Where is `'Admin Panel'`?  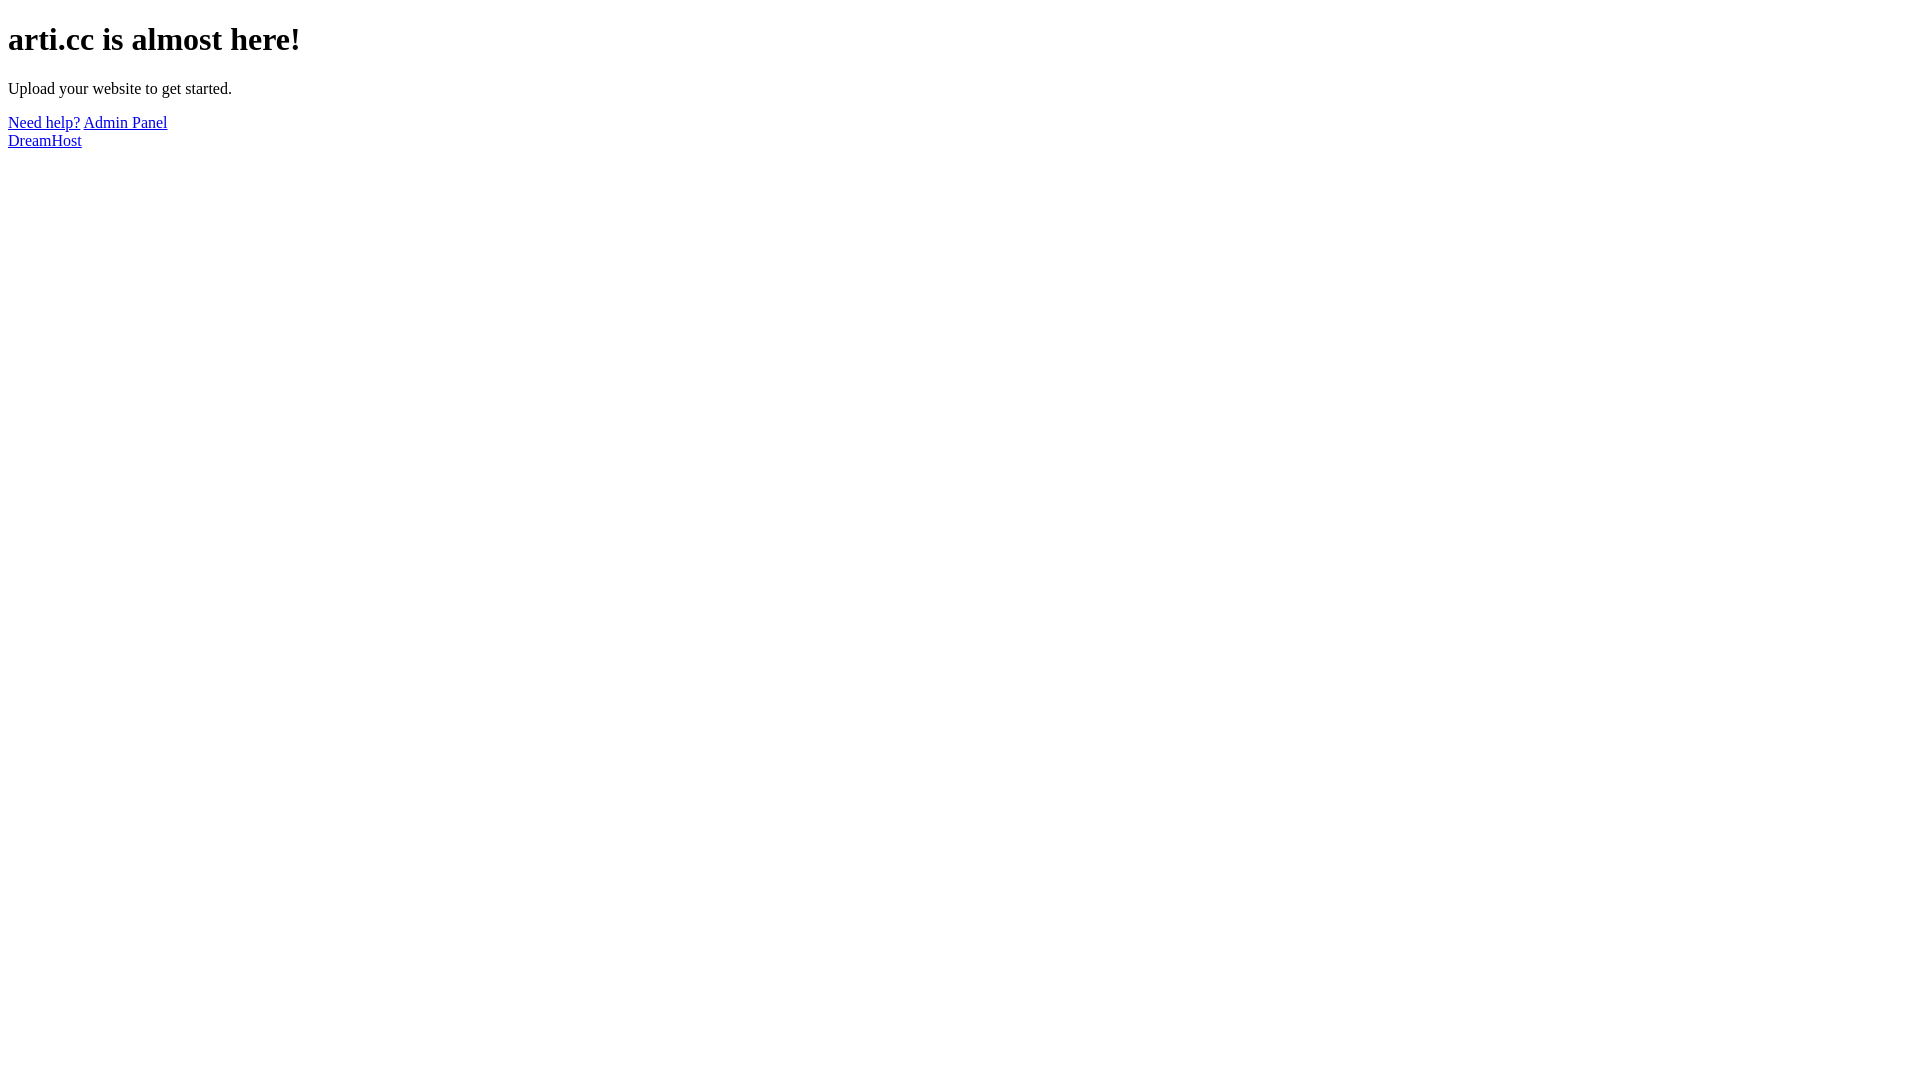 'Admin Panel' is located at coordinates (124, 122).